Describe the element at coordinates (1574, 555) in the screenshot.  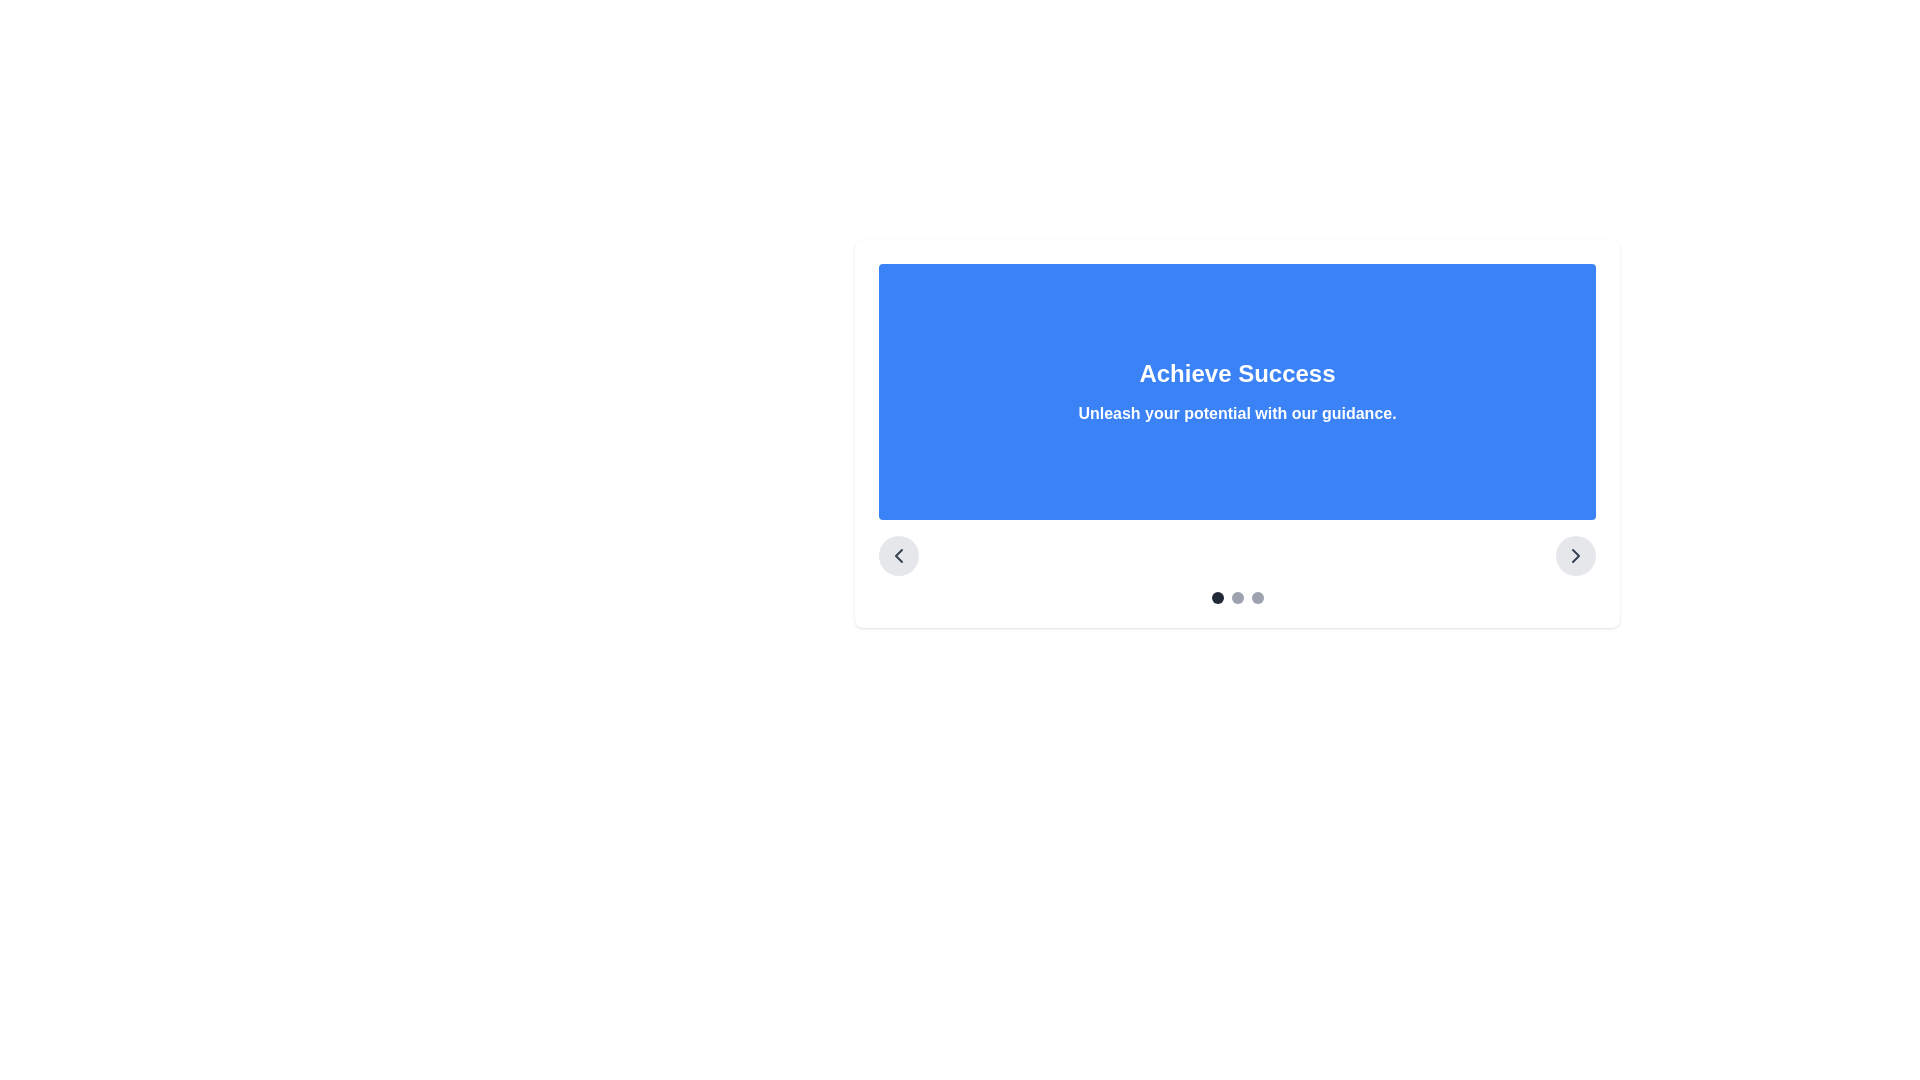
I see `the right navigation arrow button located in the bottom-right corner of the widget titled 'Achieve Success'` at that location.